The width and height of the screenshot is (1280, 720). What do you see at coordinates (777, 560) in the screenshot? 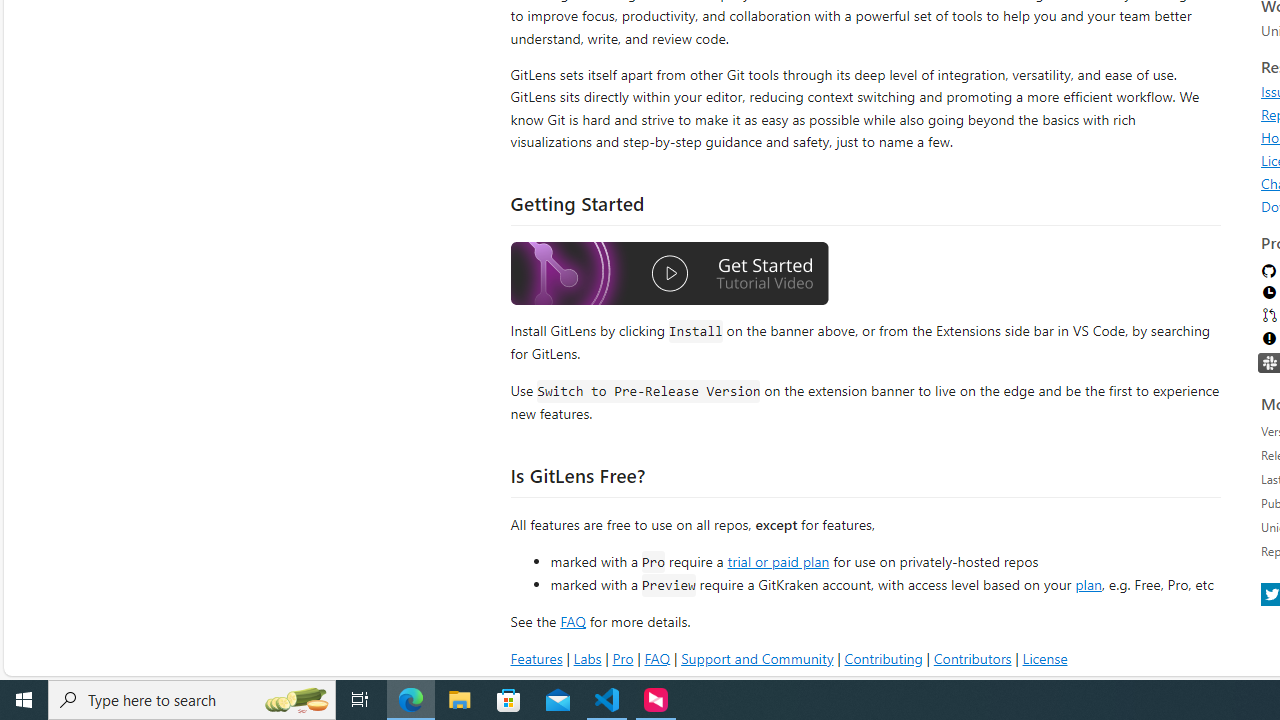
I see `'trial or paid plan'` at bounding box center [777, 560].